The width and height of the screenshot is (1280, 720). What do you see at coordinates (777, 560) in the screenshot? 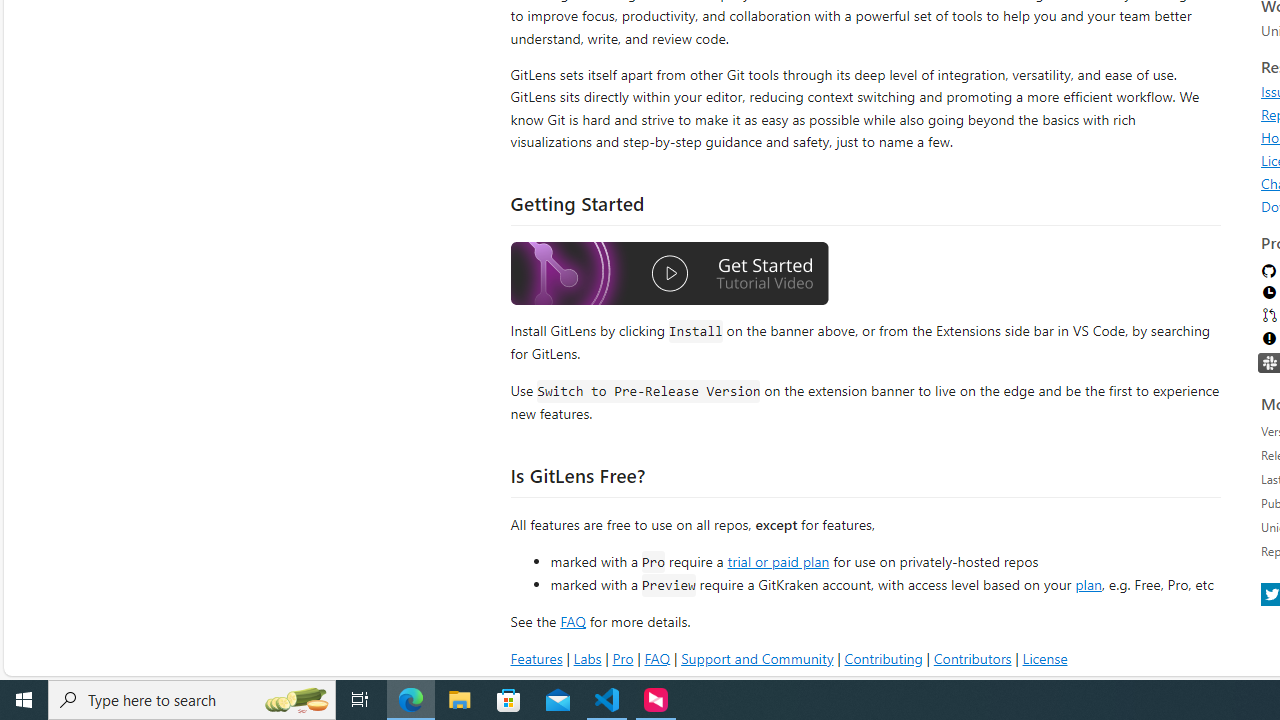
I see `'trial or paid plan'` at bounding box center [777, 560].